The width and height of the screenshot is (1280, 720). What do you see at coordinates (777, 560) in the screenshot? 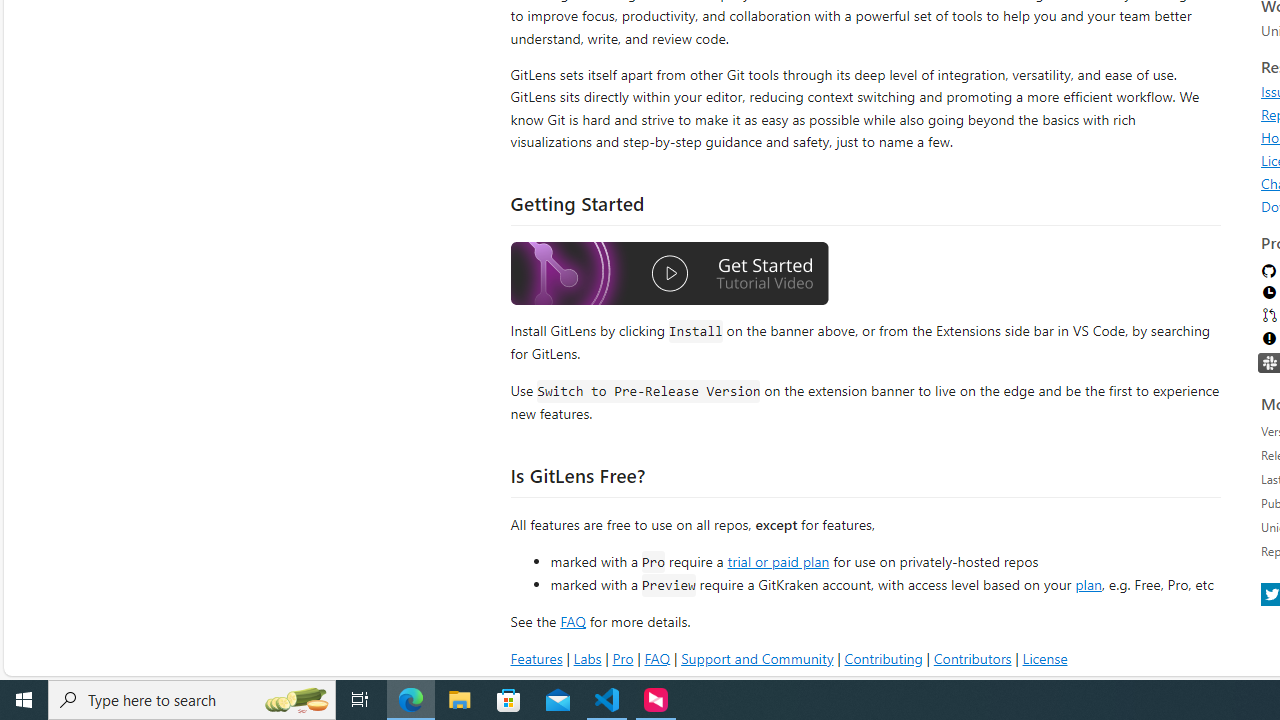
I see `'trial or paid plan'` at bounding box center [777, 560].